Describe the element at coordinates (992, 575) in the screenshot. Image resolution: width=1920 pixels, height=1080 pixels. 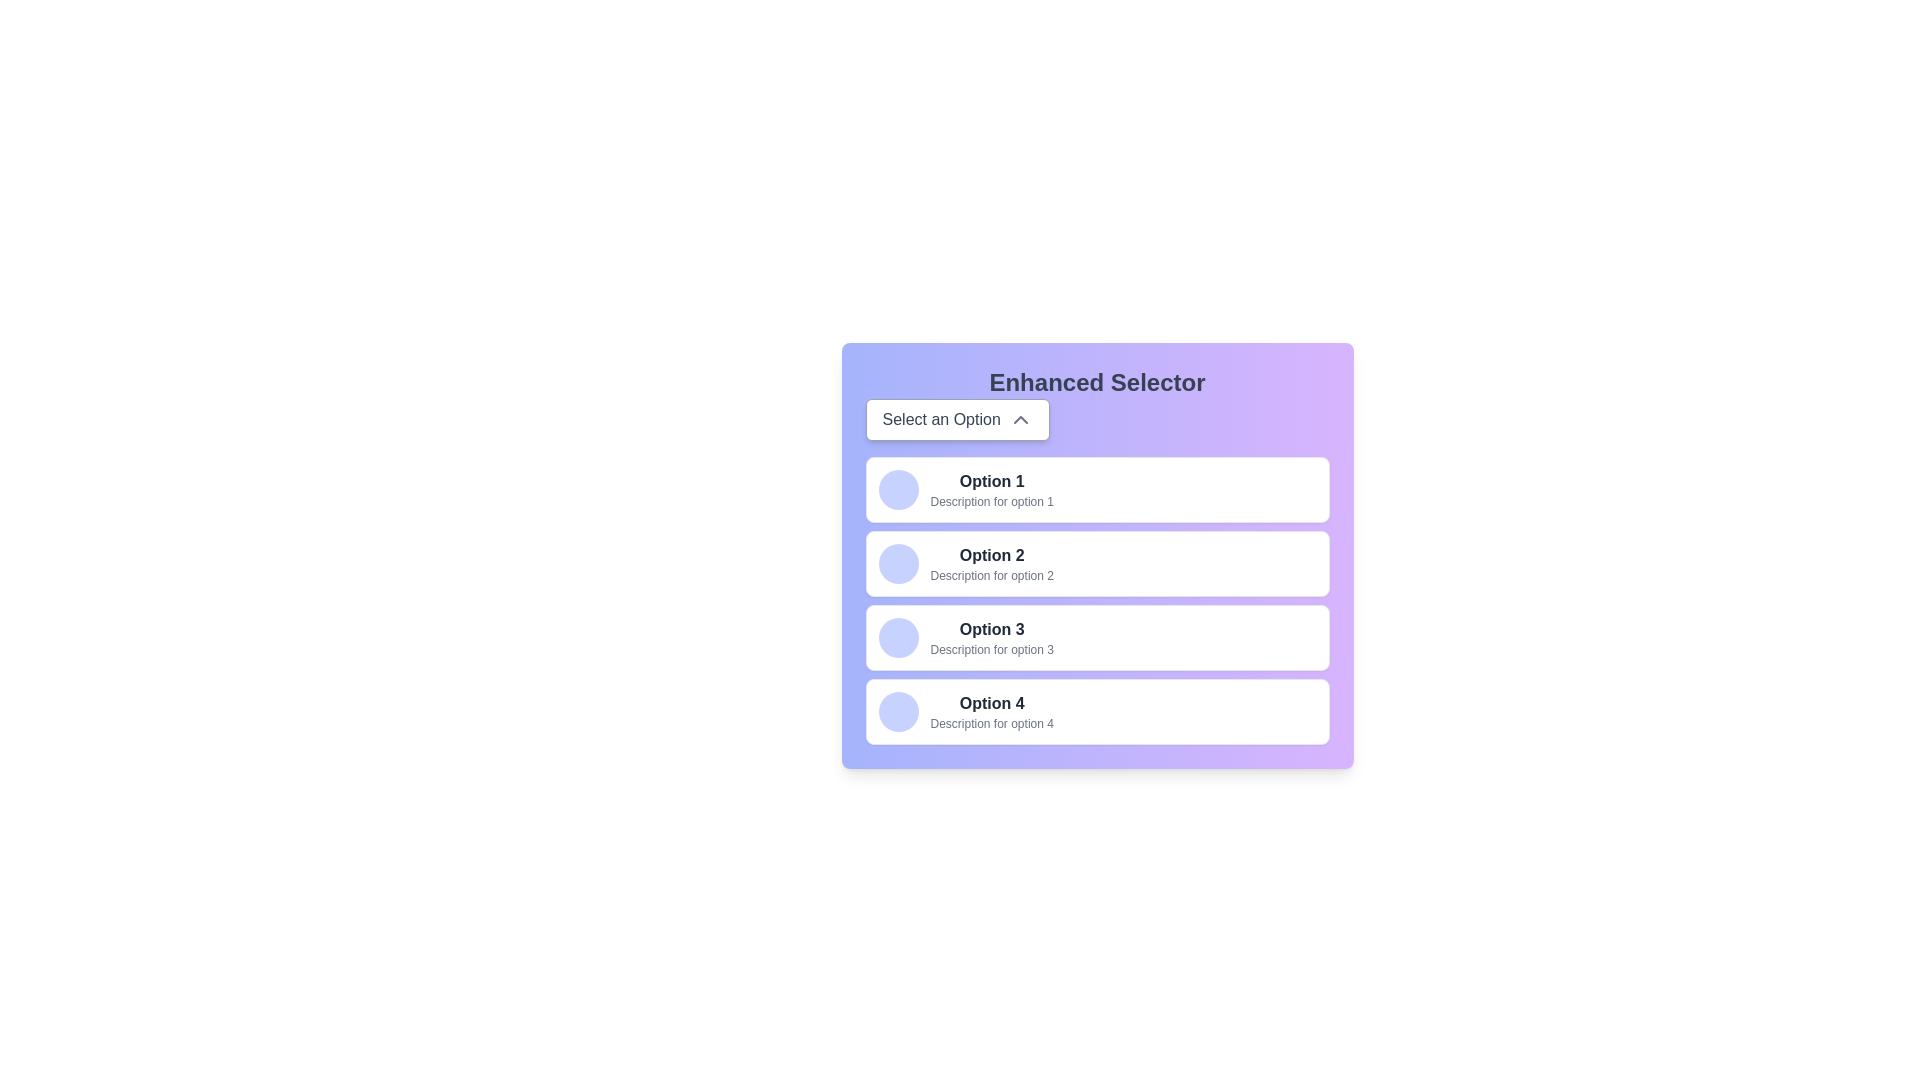
I see `information displayed in the Text Label providing details for 'Option 2', which is positioned directly below the text 'Option 2' in the Enhanced Selector component` at that location.